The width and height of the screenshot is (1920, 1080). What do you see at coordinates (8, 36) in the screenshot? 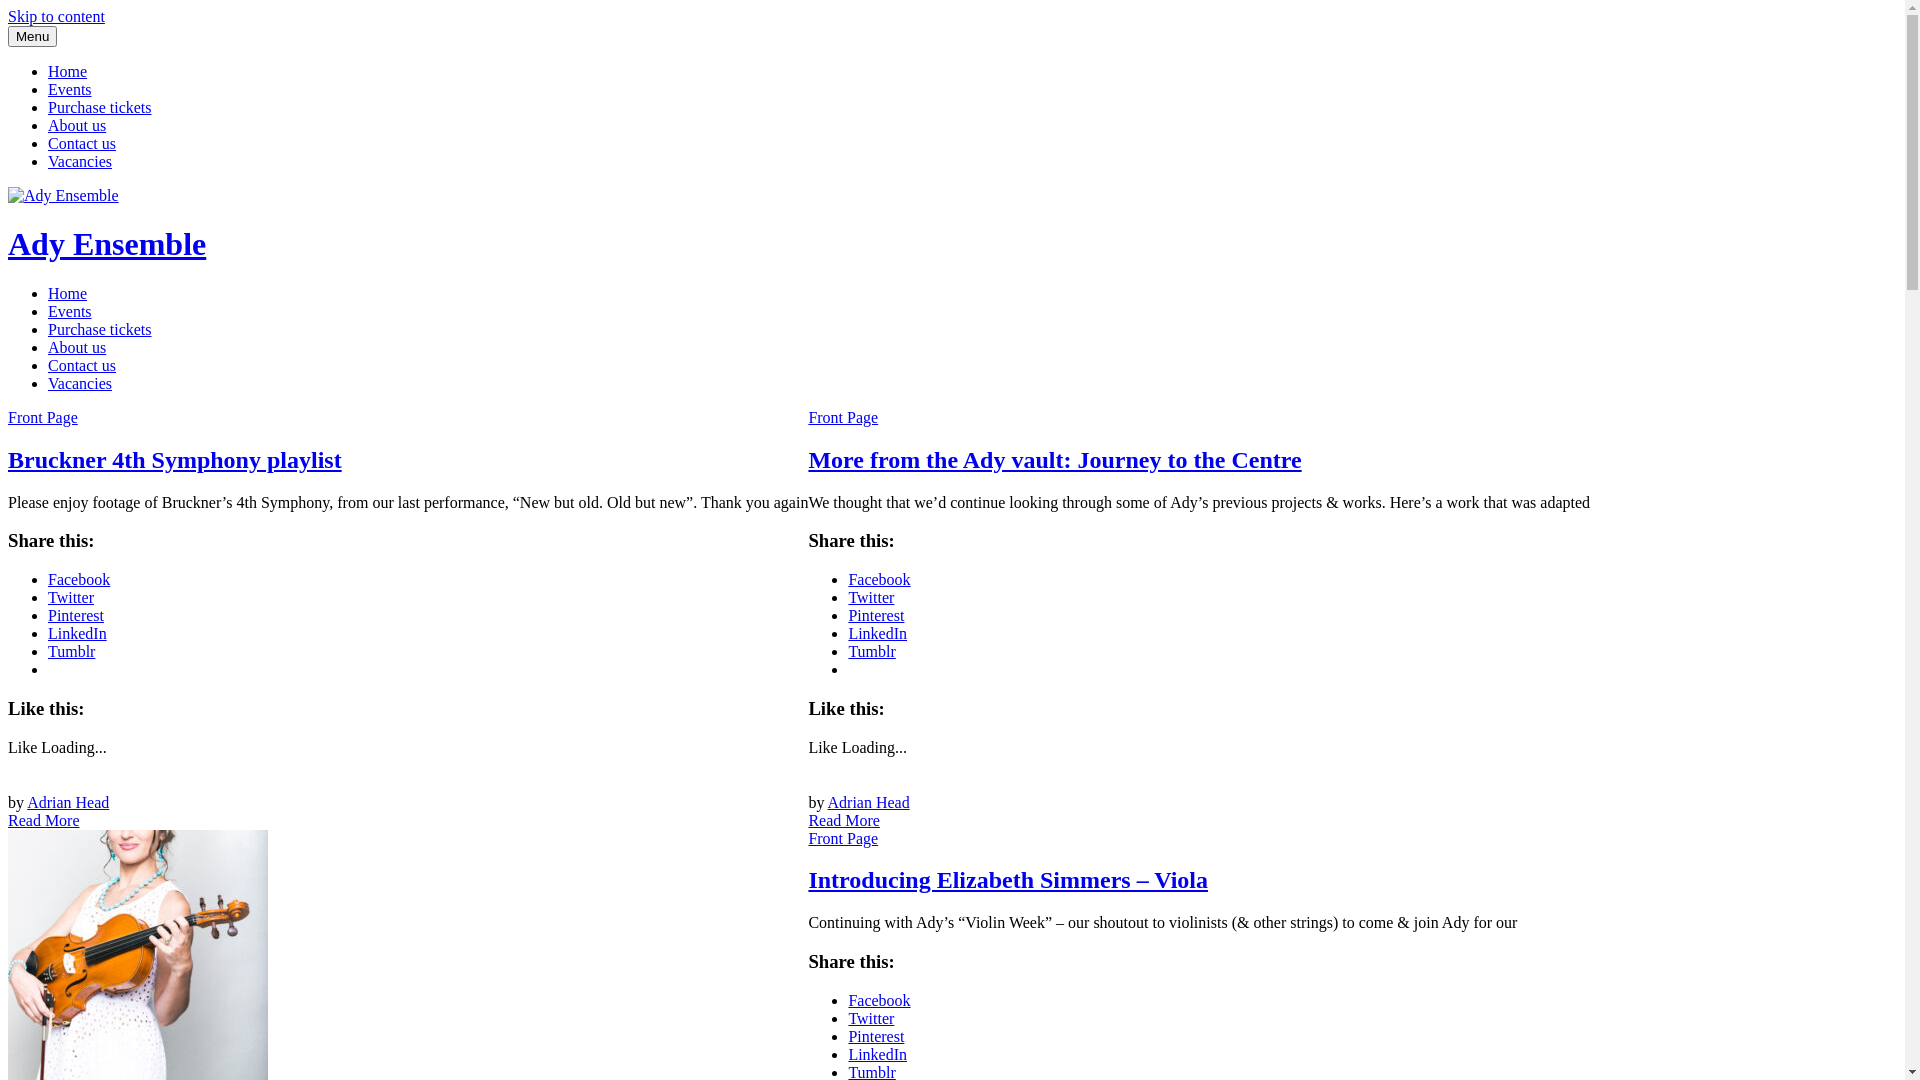
I see `'Menu'` at bounding box center [8, 36].